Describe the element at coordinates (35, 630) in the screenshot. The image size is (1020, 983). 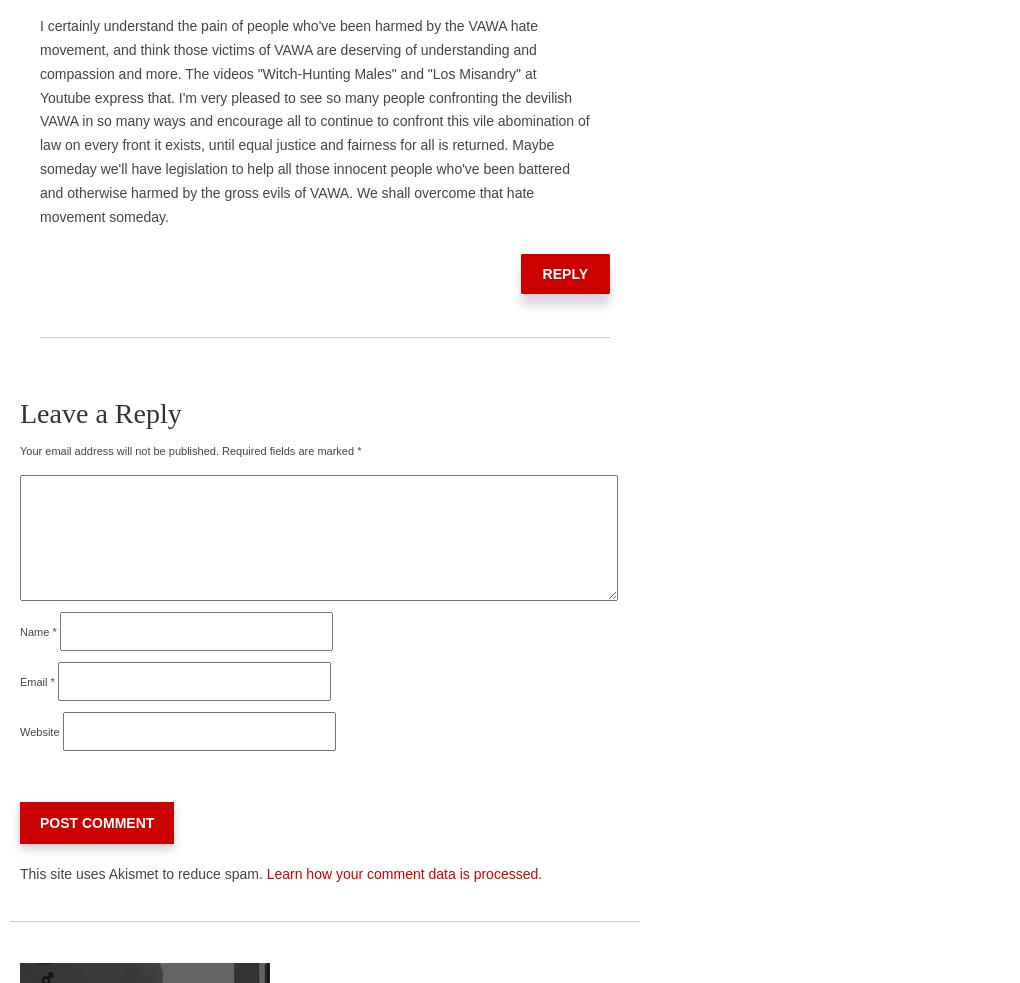
I see `'Name'` at that location.